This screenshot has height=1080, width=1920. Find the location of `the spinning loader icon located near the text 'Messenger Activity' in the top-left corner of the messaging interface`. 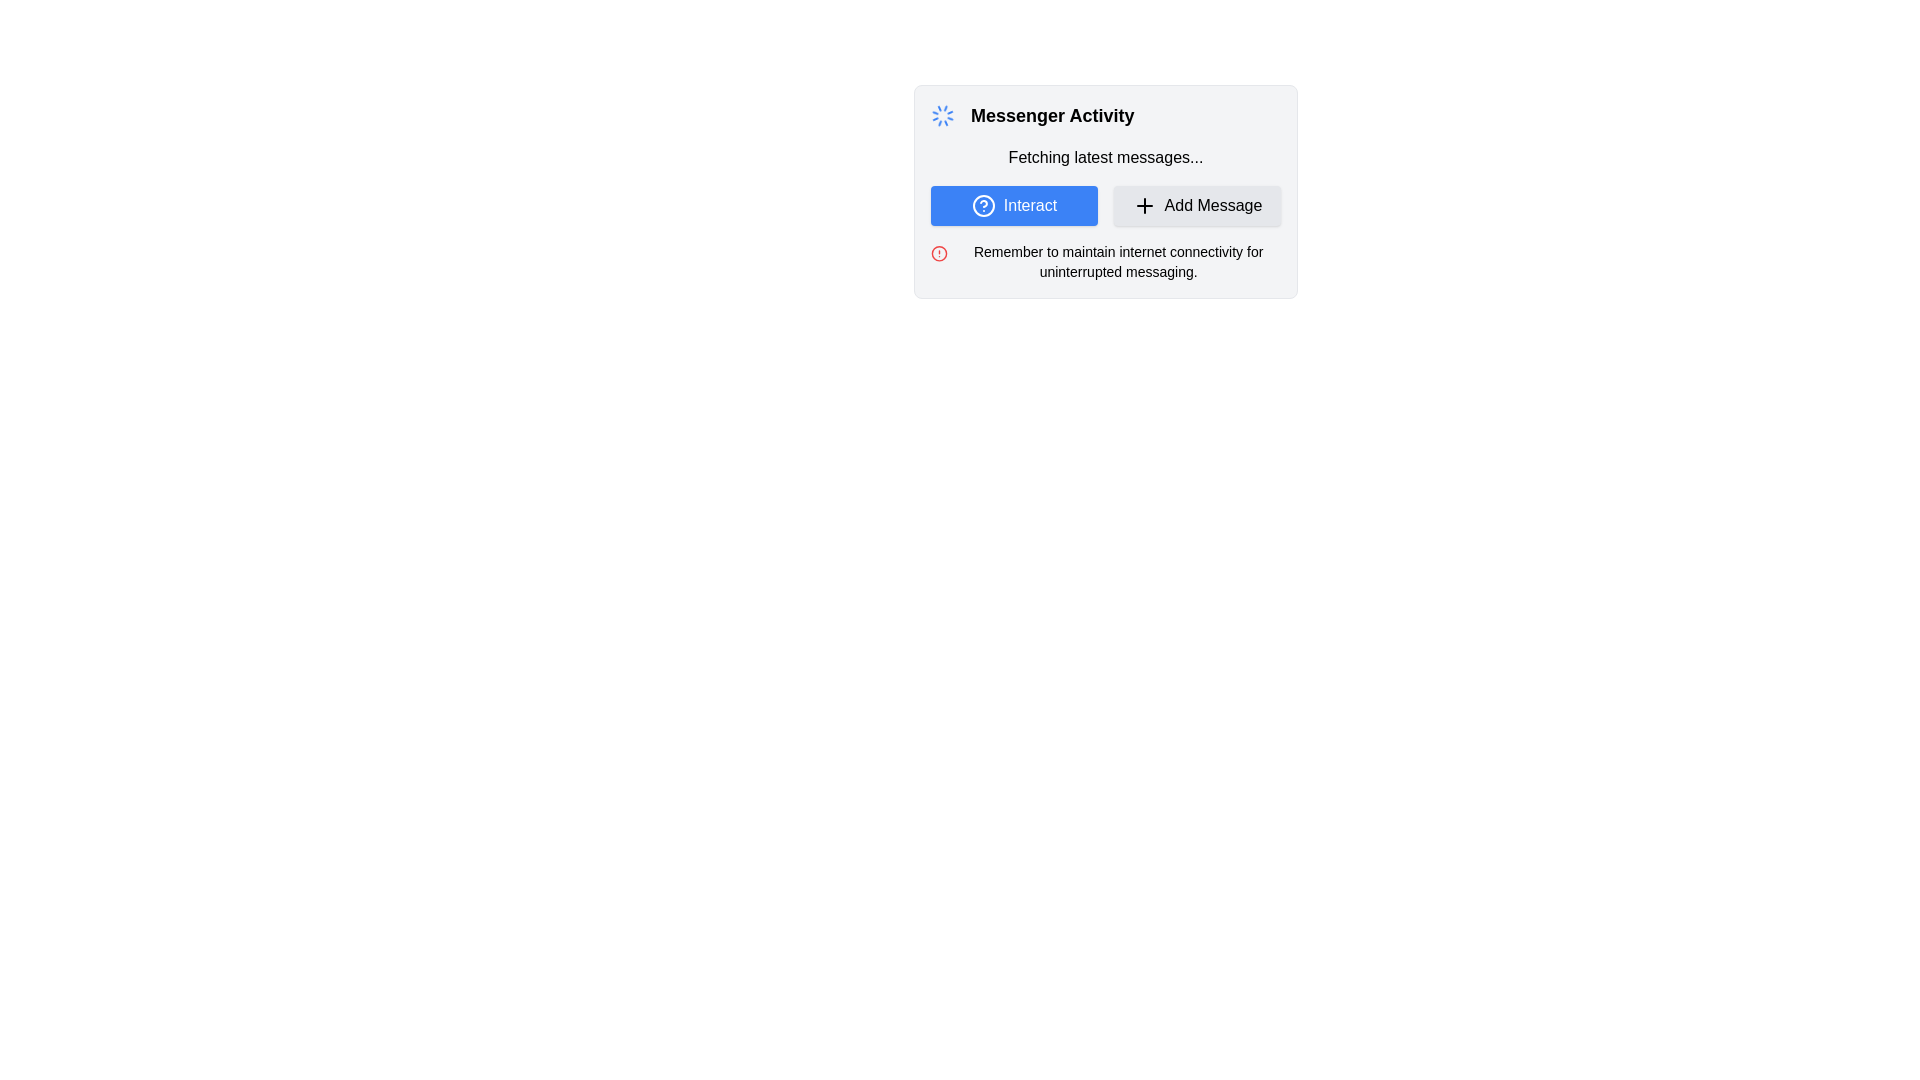

the spinning loader icon located near the text 'Messenger Activity' in the top-left corner of the messaging interface is located at coordinates (941, 115).